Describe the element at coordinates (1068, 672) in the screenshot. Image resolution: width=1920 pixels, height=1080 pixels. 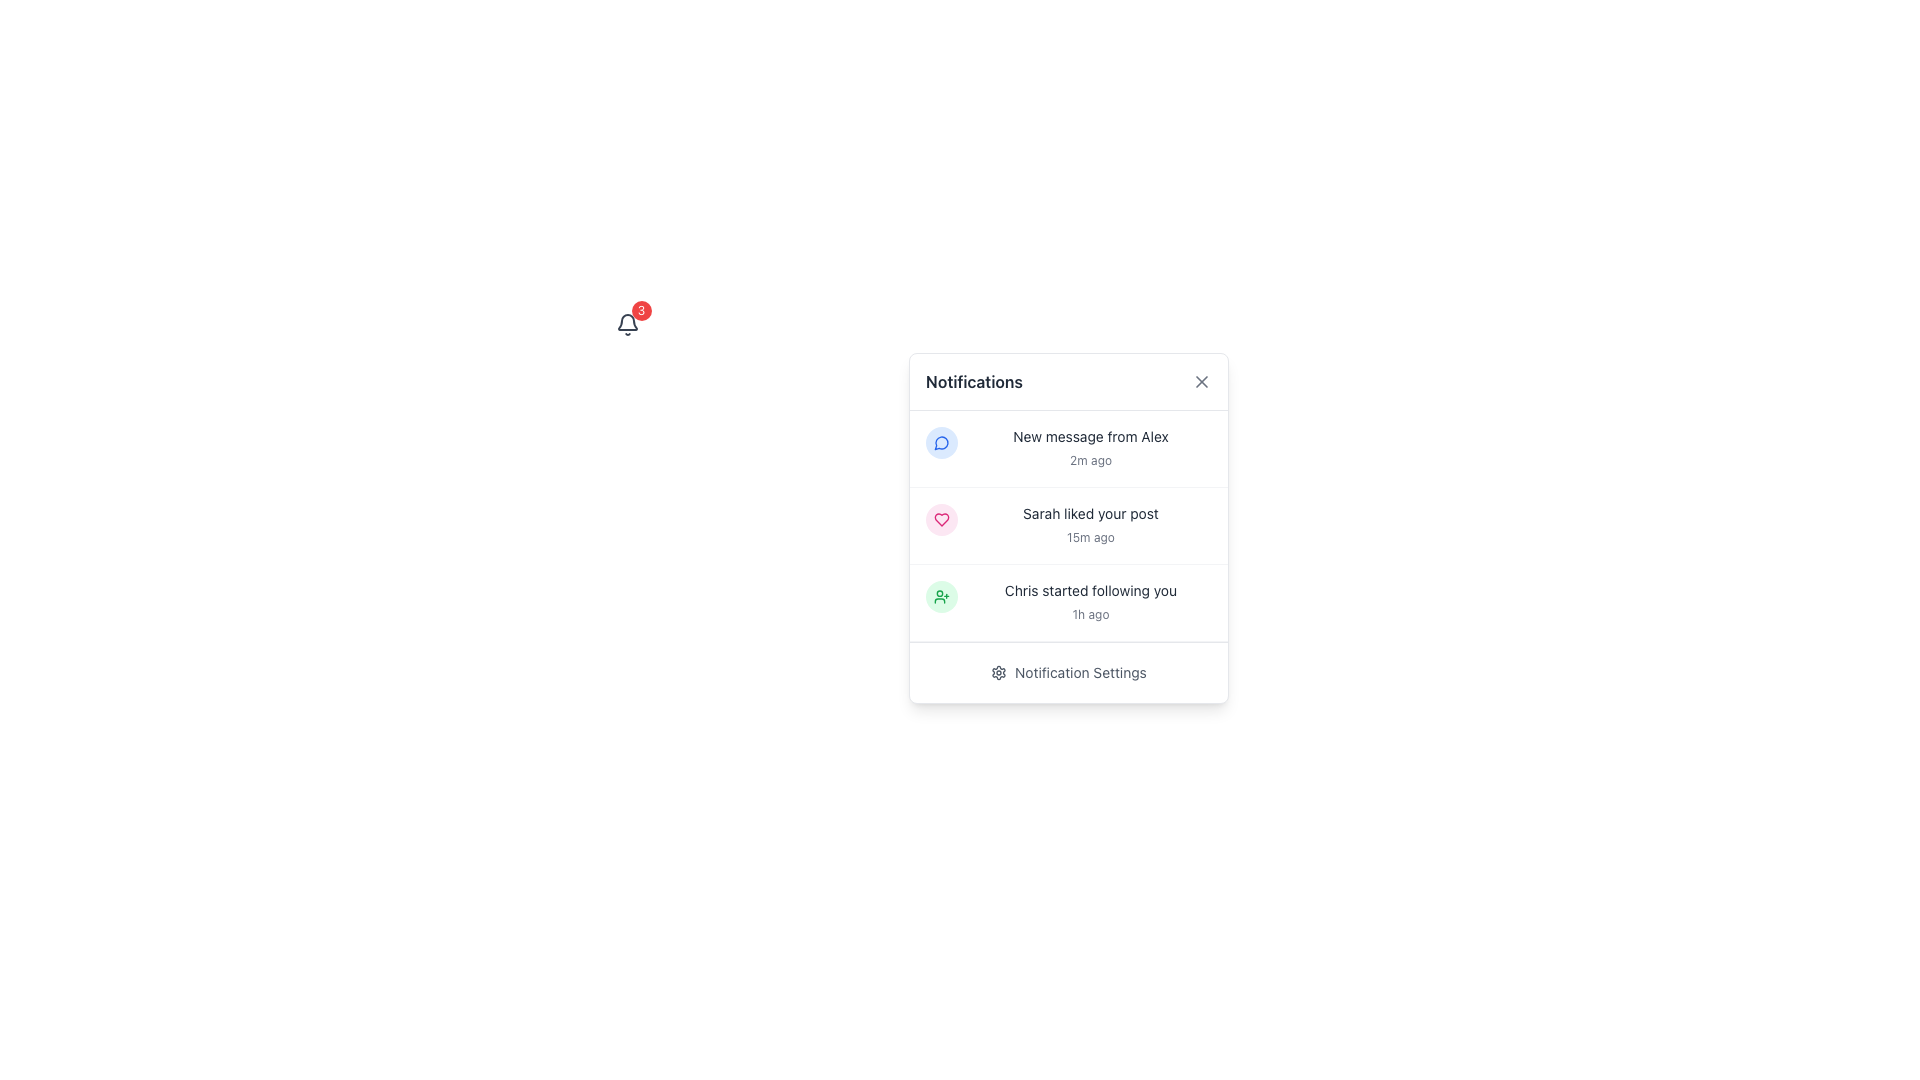
I see `the 'Notification Settings' clickable text label with an icon at the bottom of the notification panel` at that location.